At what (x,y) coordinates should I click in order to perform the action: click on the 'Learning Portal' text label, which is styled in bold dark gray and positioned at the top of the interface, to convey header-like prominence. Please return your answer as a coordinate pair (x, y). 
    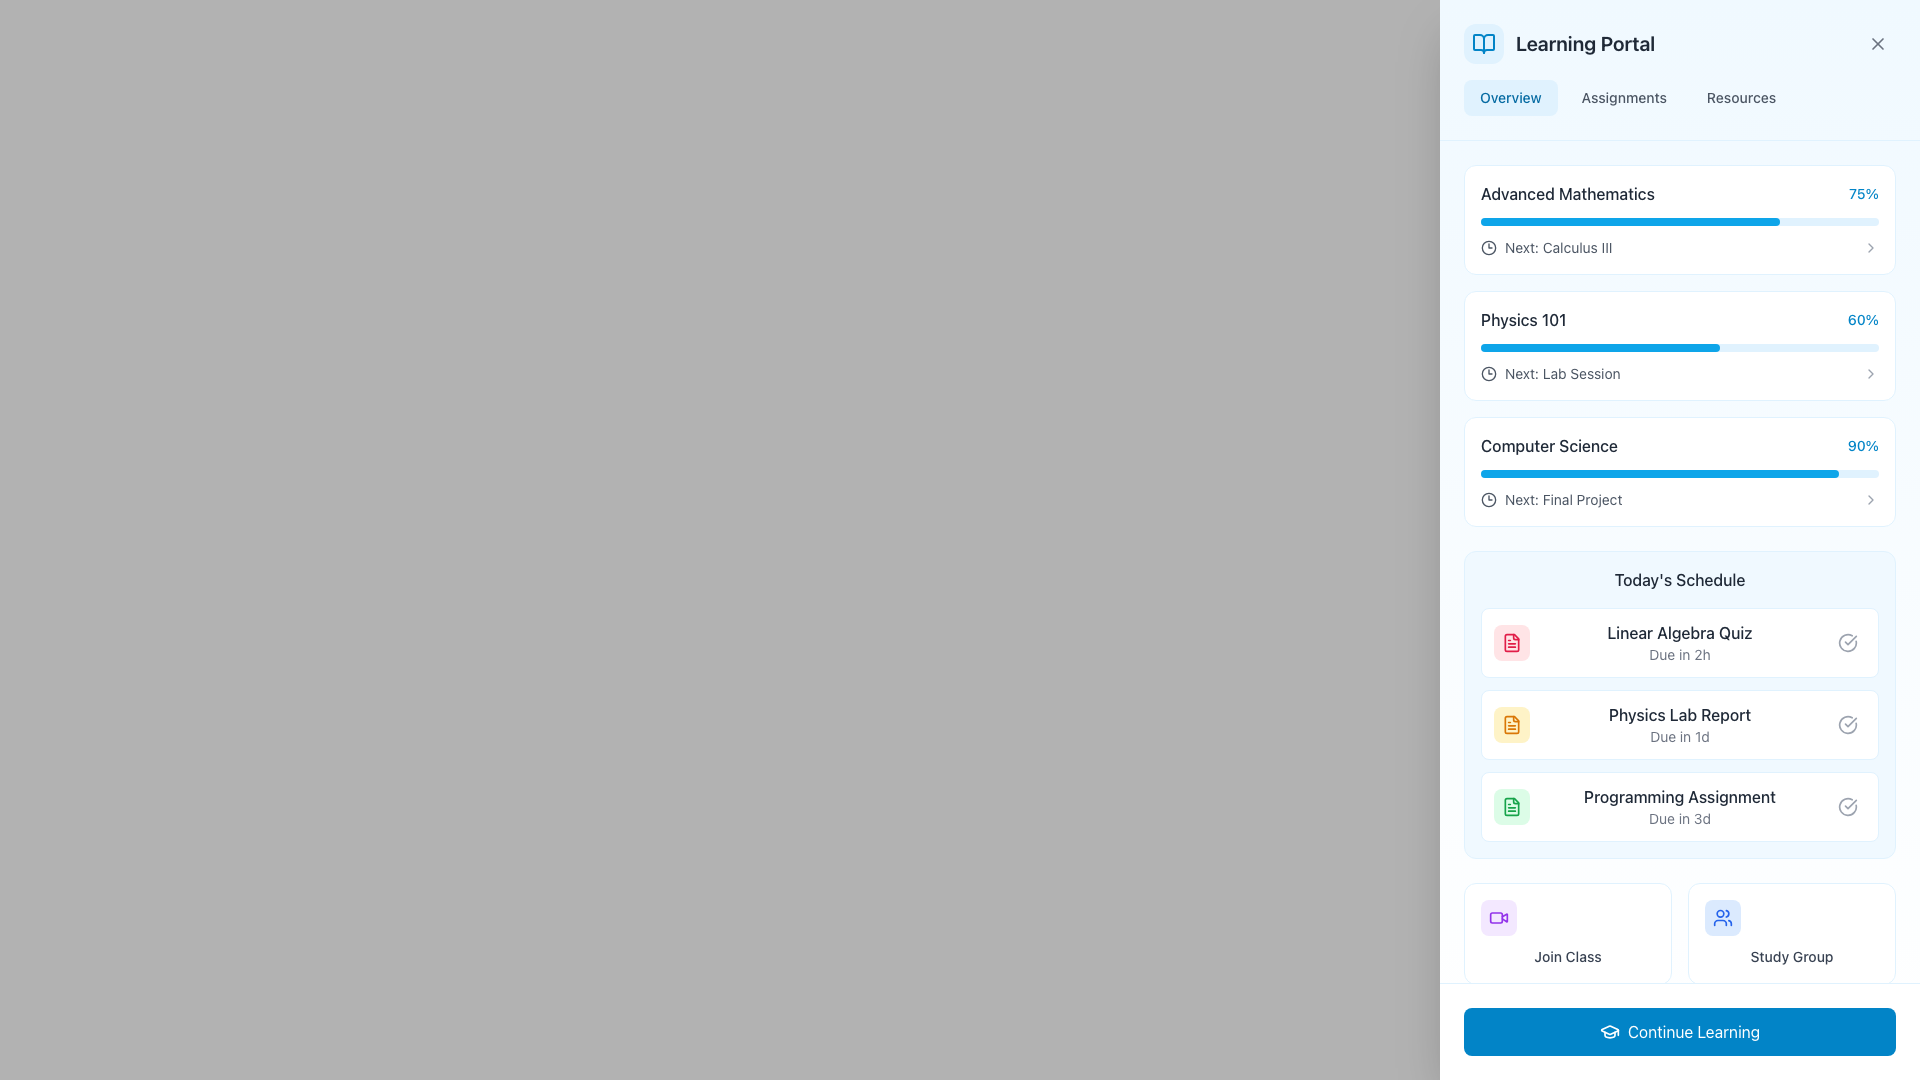
    Looking at the image, I should click on (1584, 43).